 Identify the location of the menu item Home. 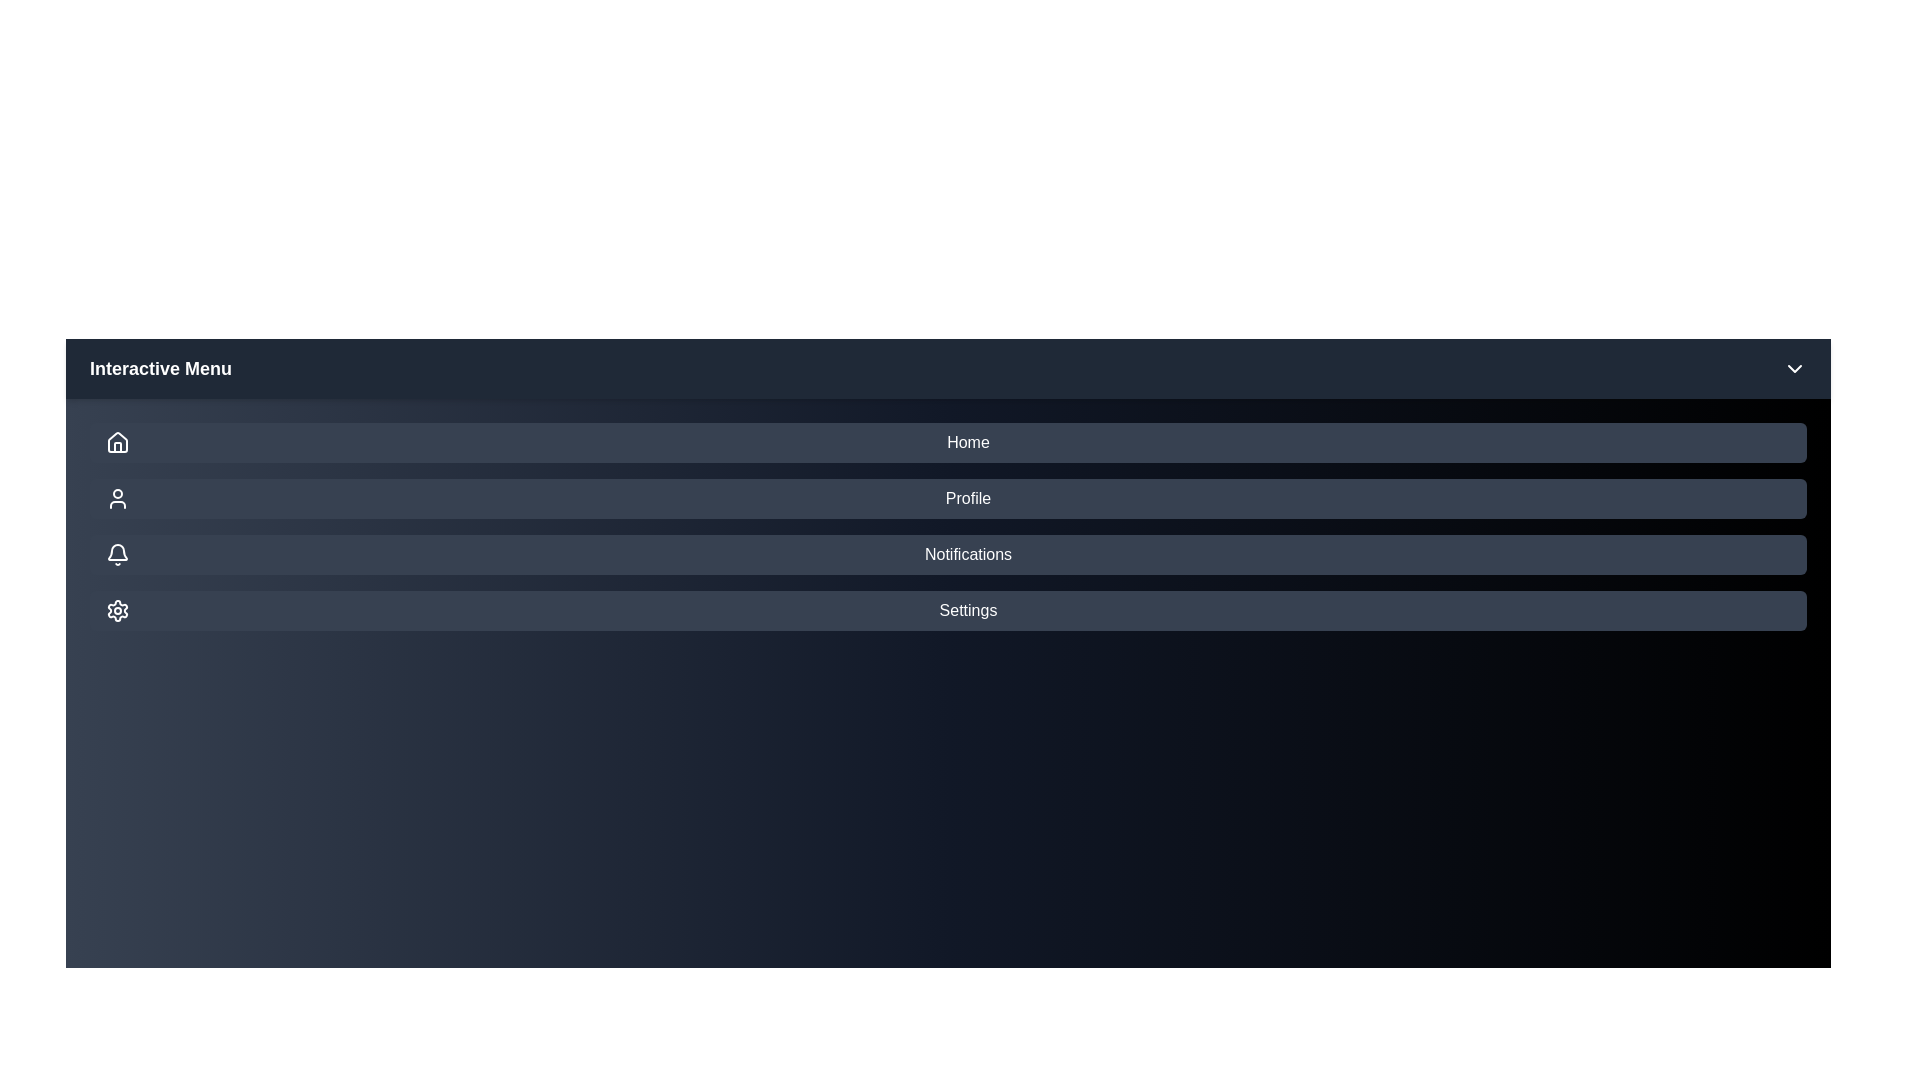
(947, 442).